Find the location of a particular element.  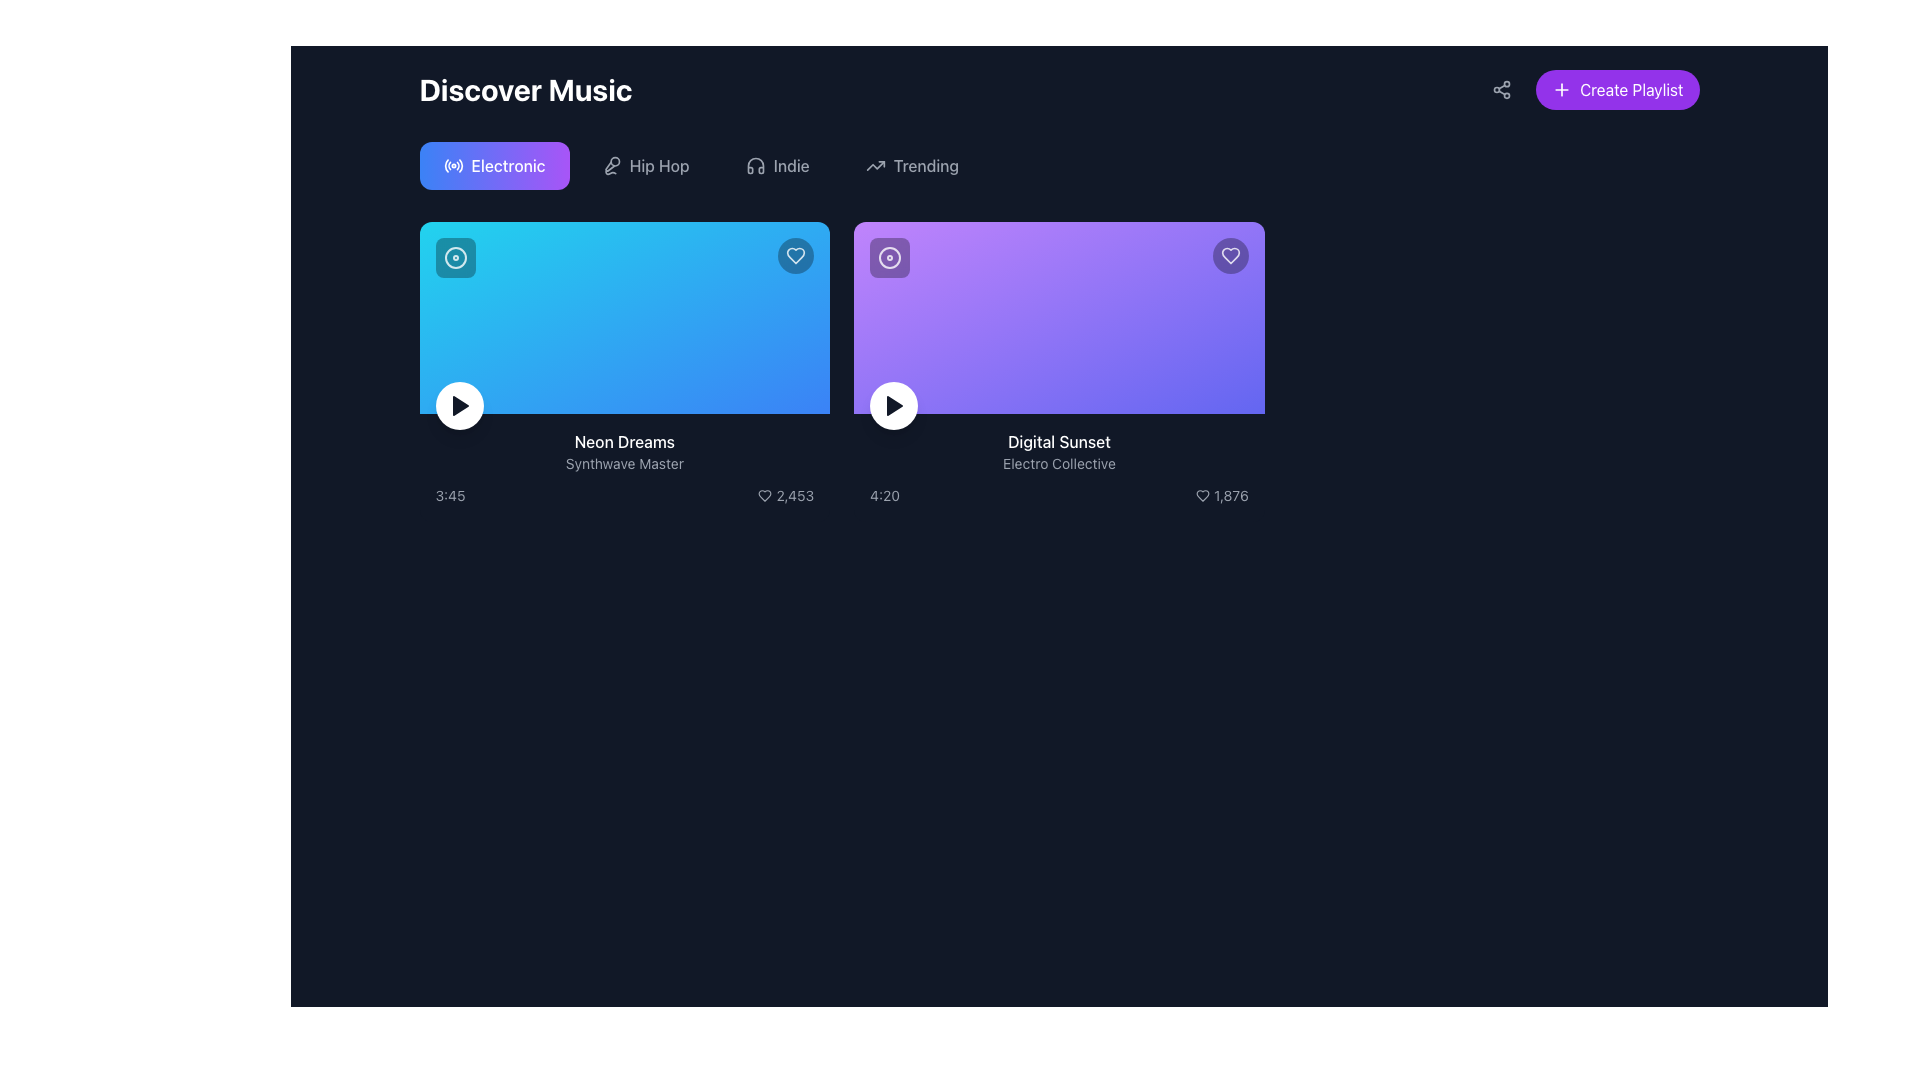

the SVG graphic icon located in the top-left corner of the card for the song 'Digital Sunset' is located at coordinates (889, 257).